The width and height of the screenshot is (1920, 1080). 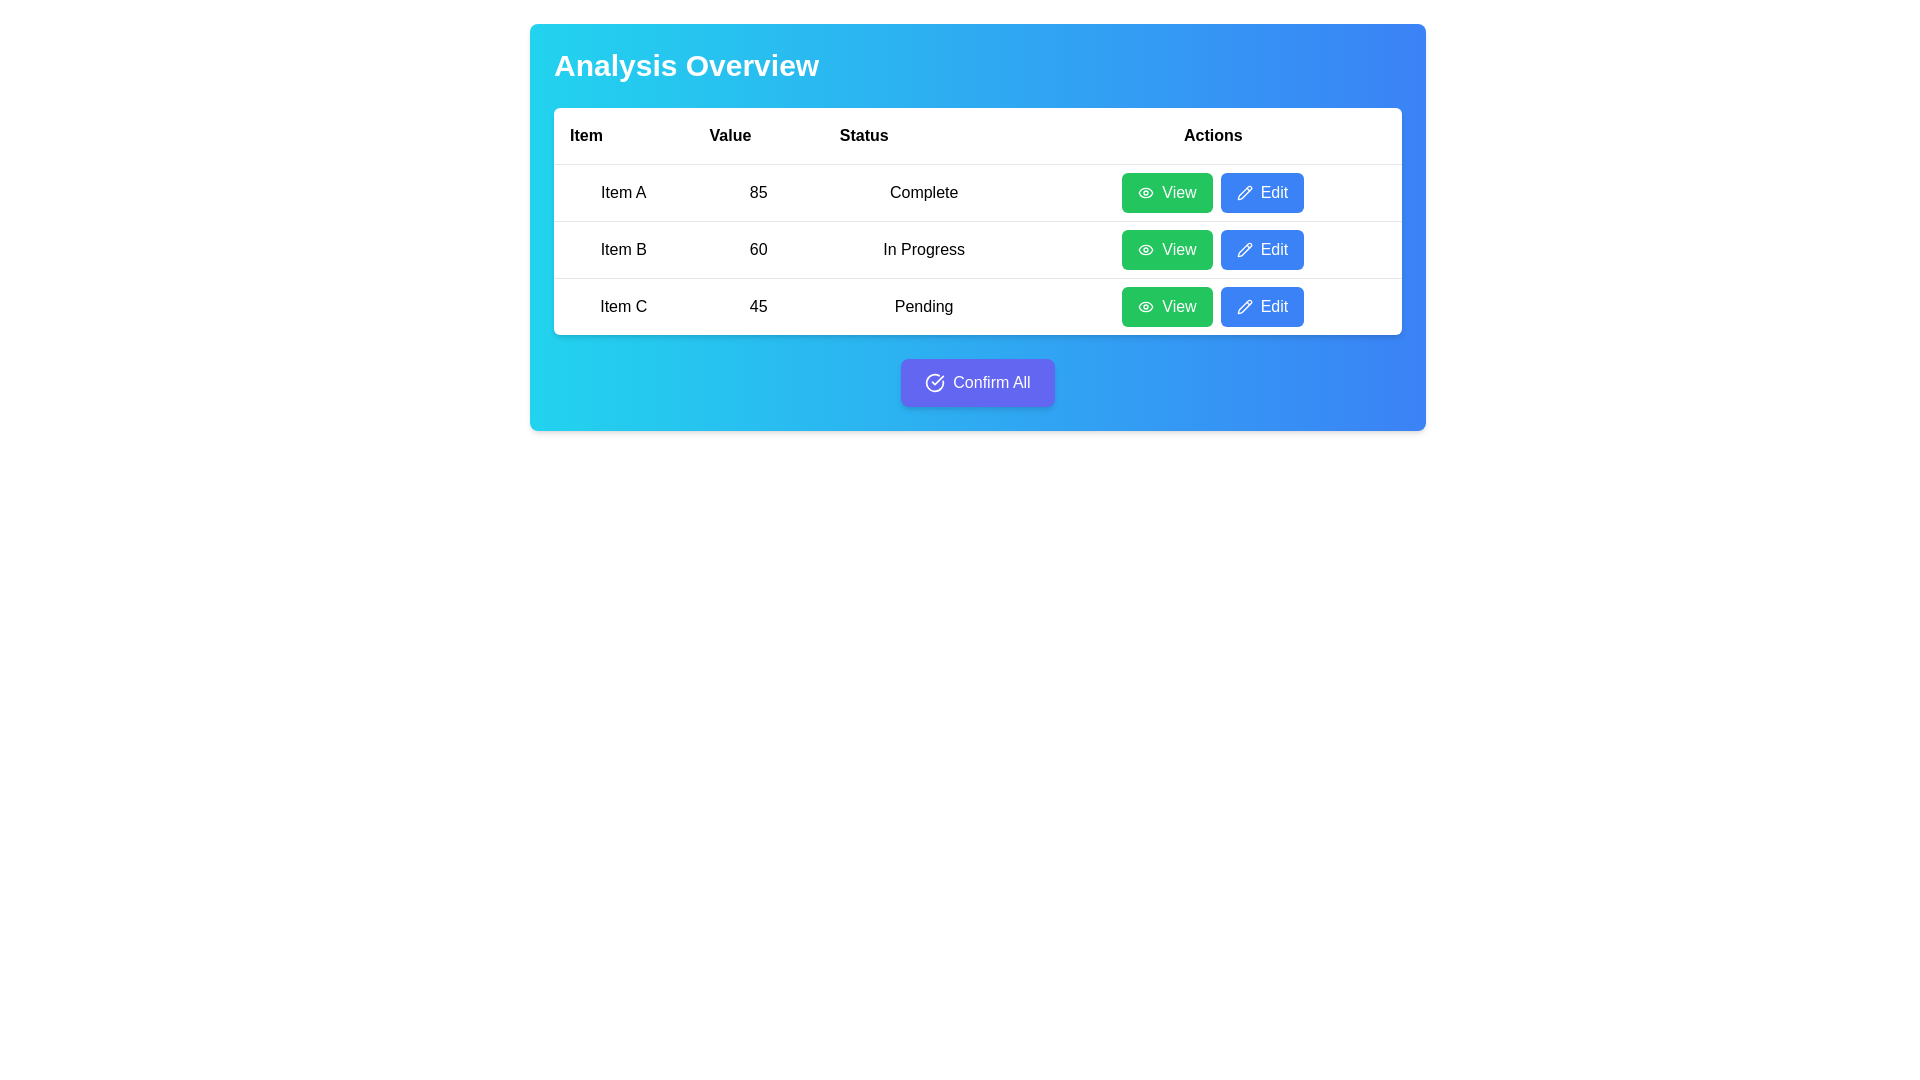 What do you see at coordinates (978, 192) in the screenshot?
I see `the first row of the data table which contains the columns 'Item', 'Value', 'Status', and 'Actions', with the buttons 'View' and 'Edit'` at bounding box center [978, 192].